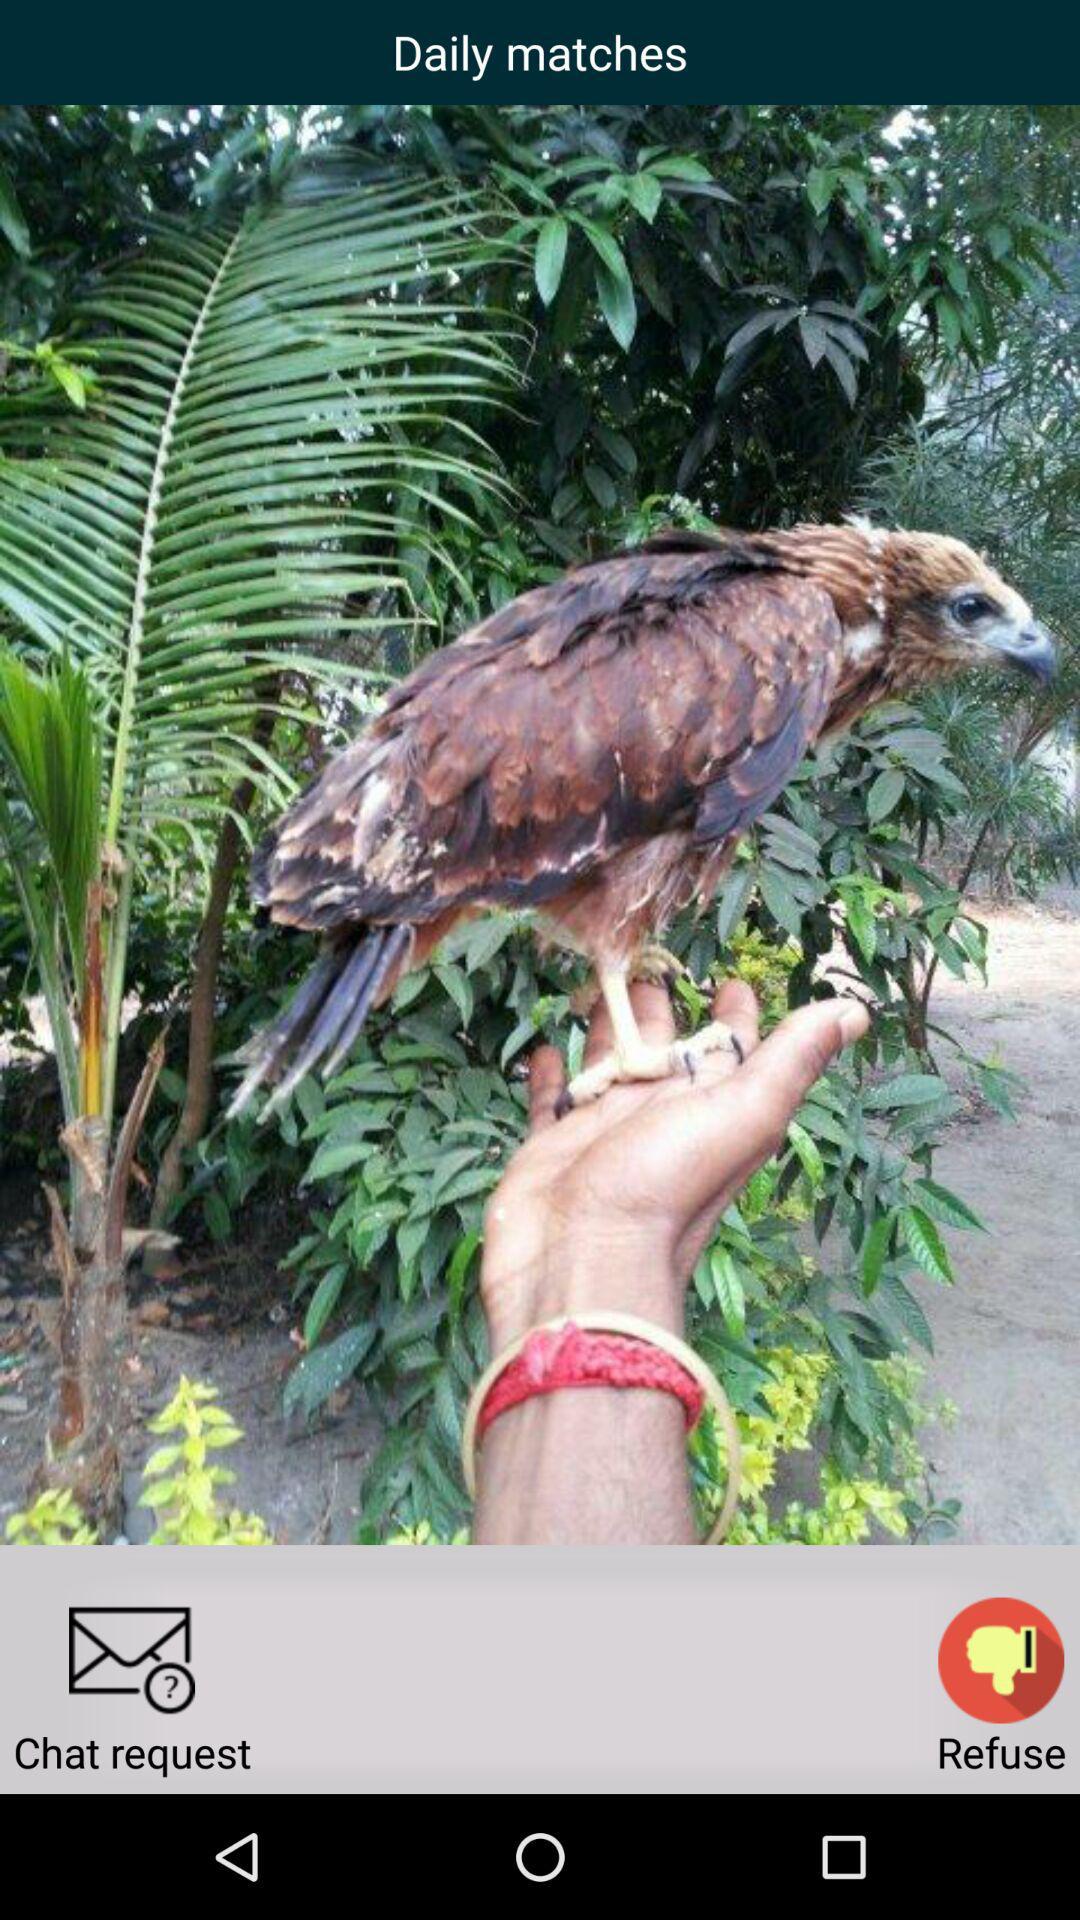  What do you see at coordinates (1001, 1660) in the screenshot?
I see `remove current match` at bounding box center [1001, 1660].